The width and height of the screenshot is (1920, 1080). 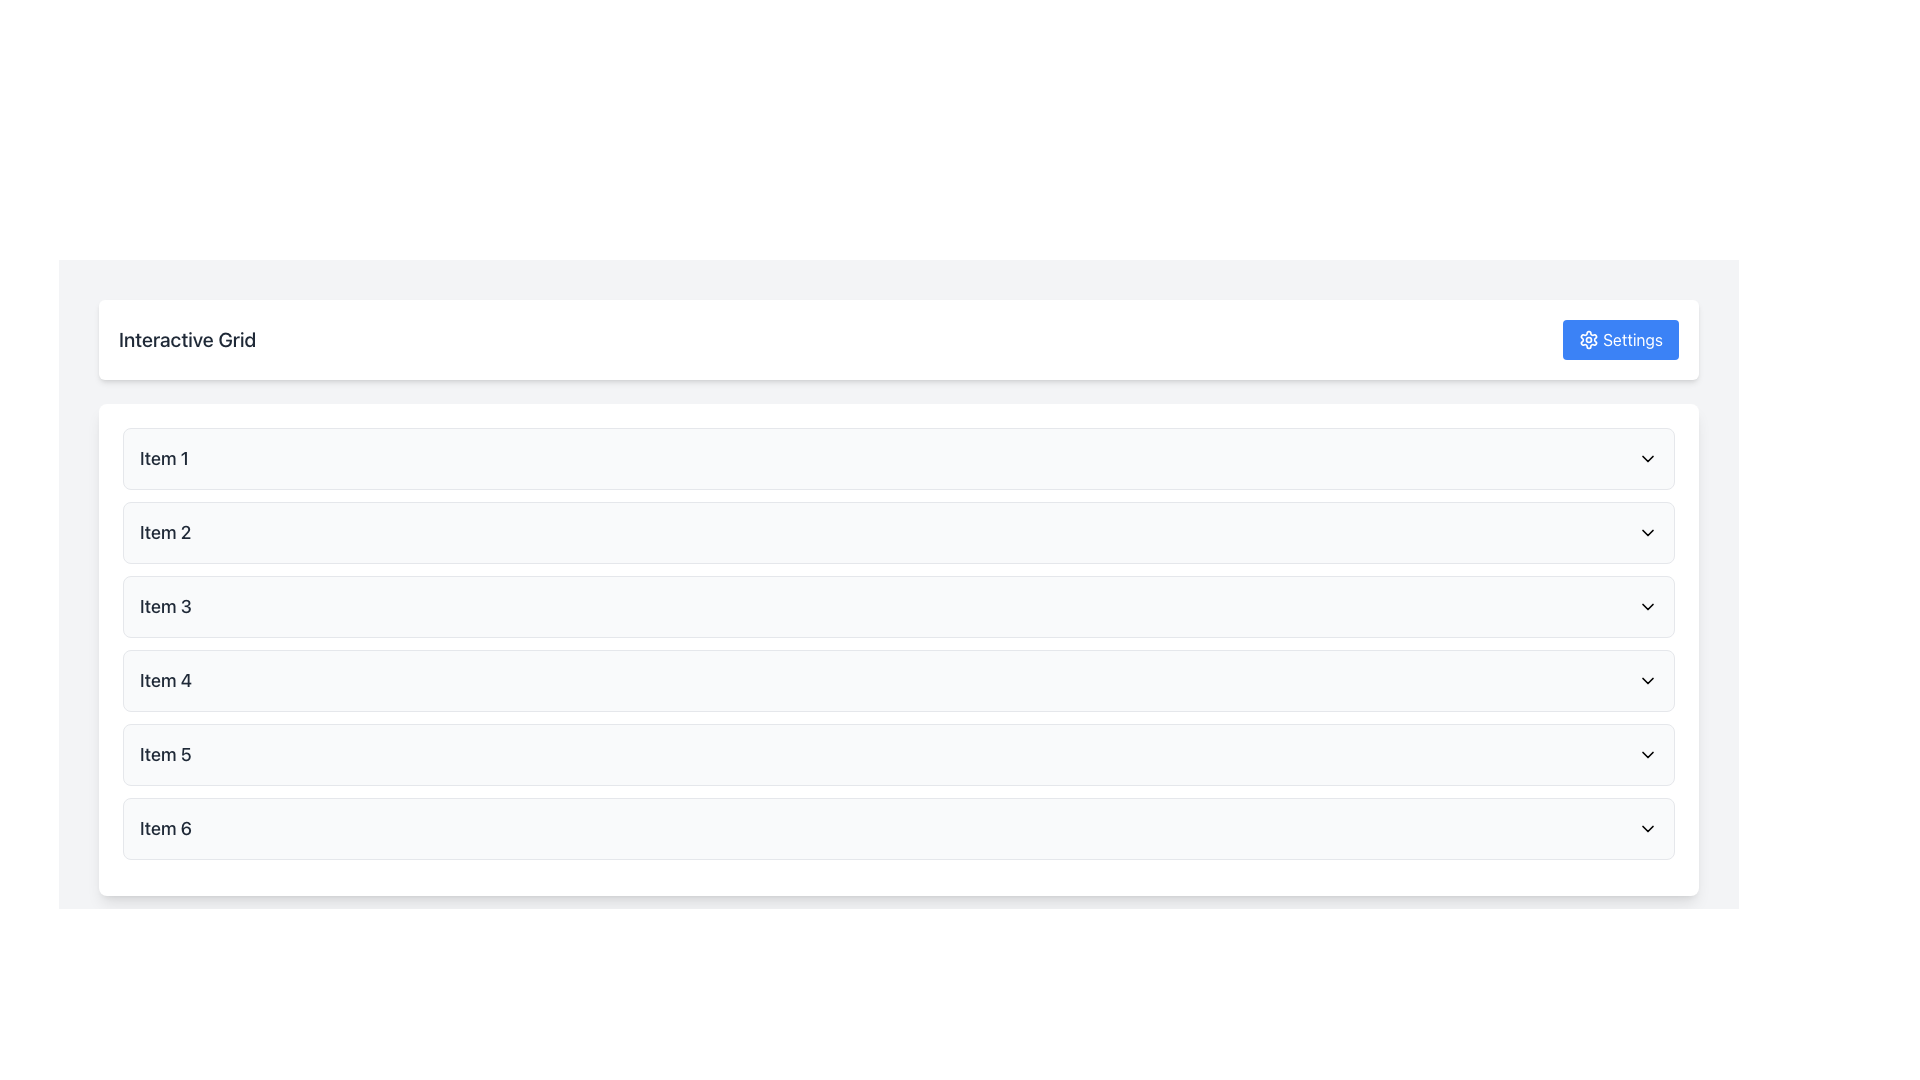 I want to click on on the downward-pointing chevron icon indicating the dropdown menu associated with 'Item 6' located at the rightmost position of its row, so click(x=1647, y=829).